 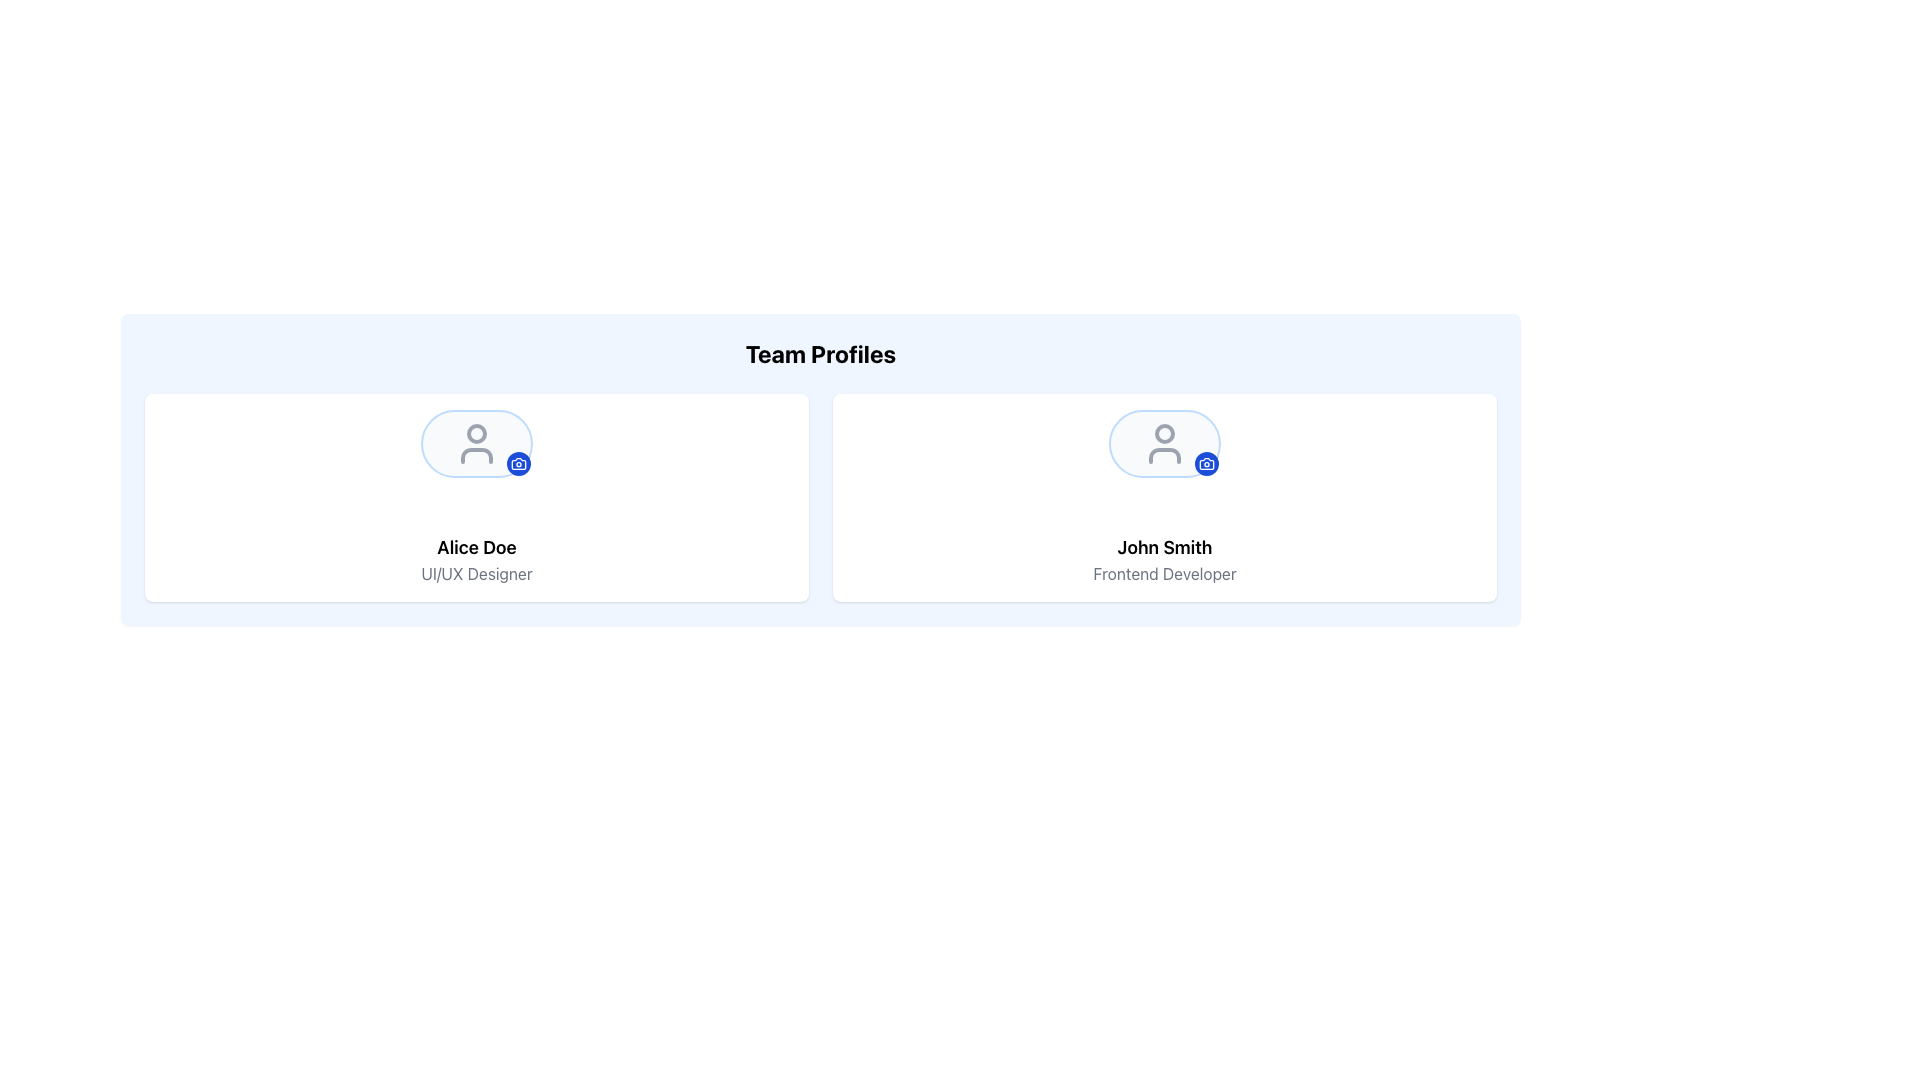 What do you see at coordinates (1165, 547) in the screenshot?
I see `the text label displaying 'John Smith' located centrally within the right profile card, above the 'Frontend Developer' label` at bounding box center [1165, 547].